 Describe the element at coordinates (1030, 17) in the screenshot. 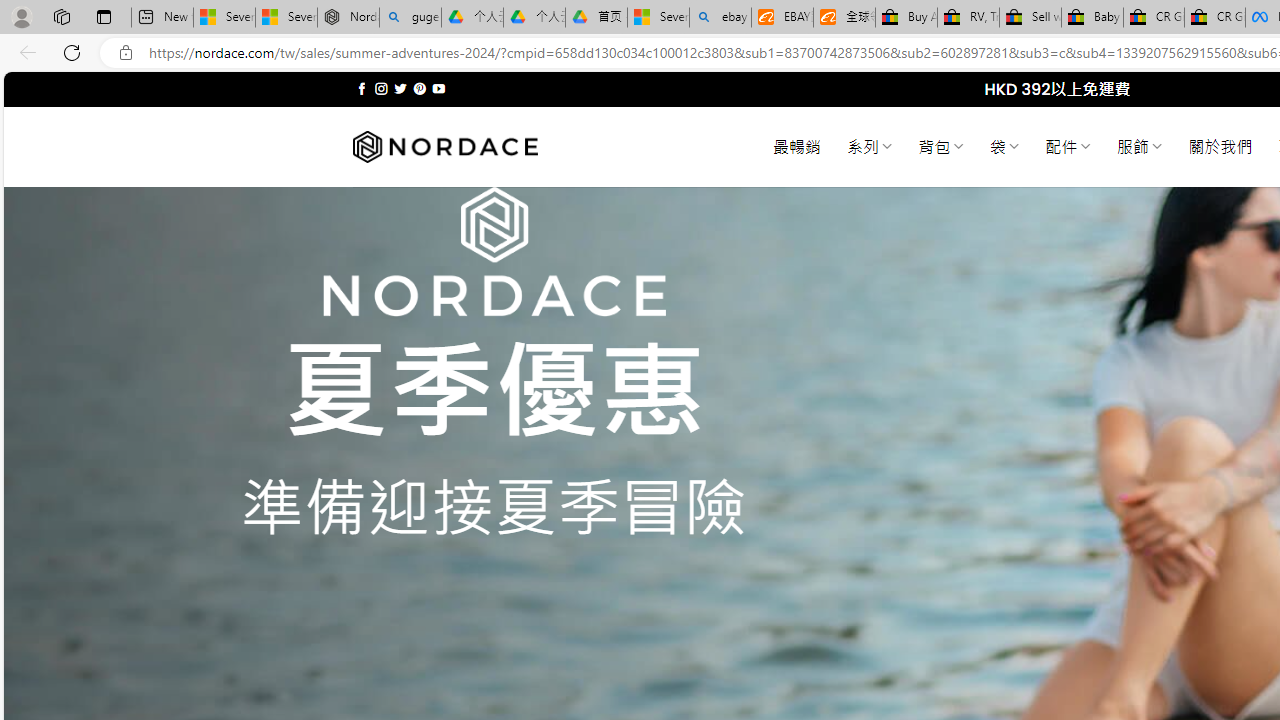

I see `'Sell worldwide with eBay'` at that location.